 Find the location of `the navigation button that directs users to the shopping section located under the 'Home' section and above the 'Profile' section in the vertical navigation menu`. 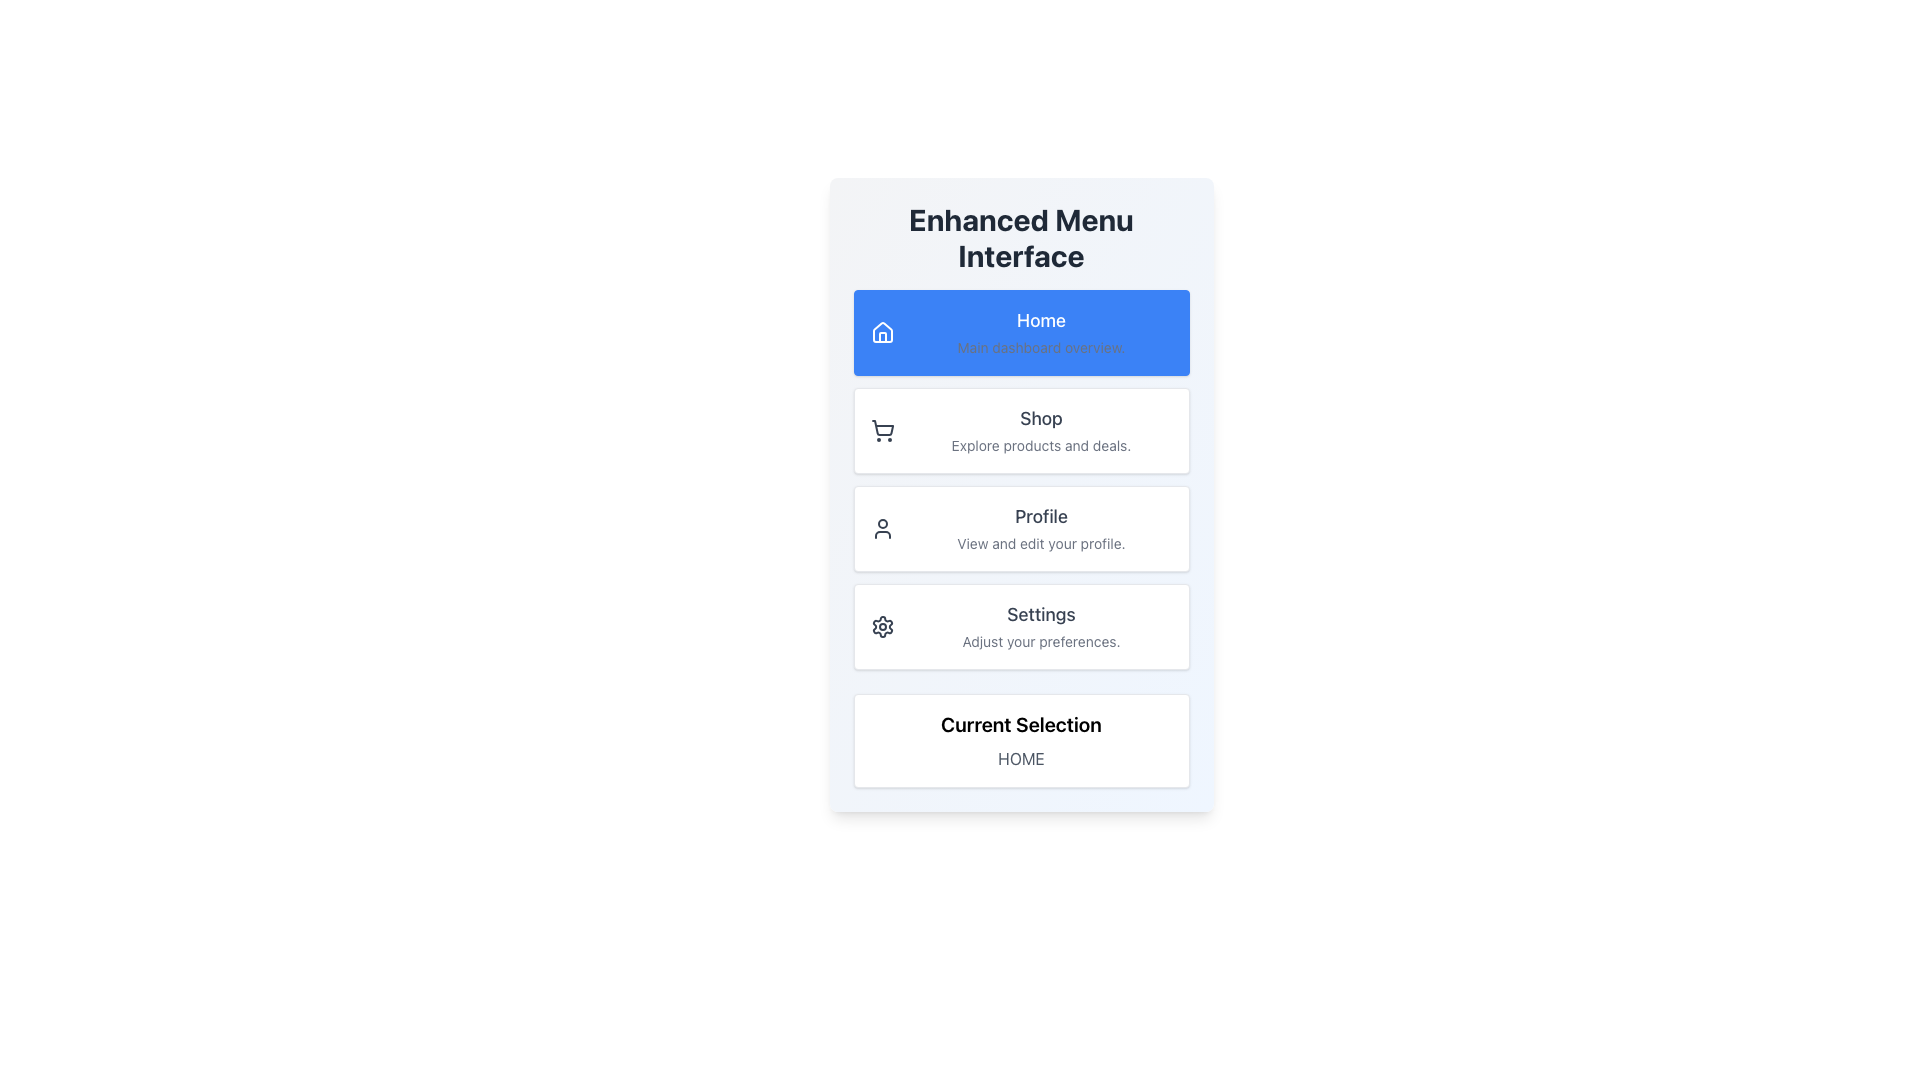

the navigation button that directs users to the shopping section located under the 'Home' section and above the 'Profile' section in the vertical navigation menu is located at coordinates (1021, 430).